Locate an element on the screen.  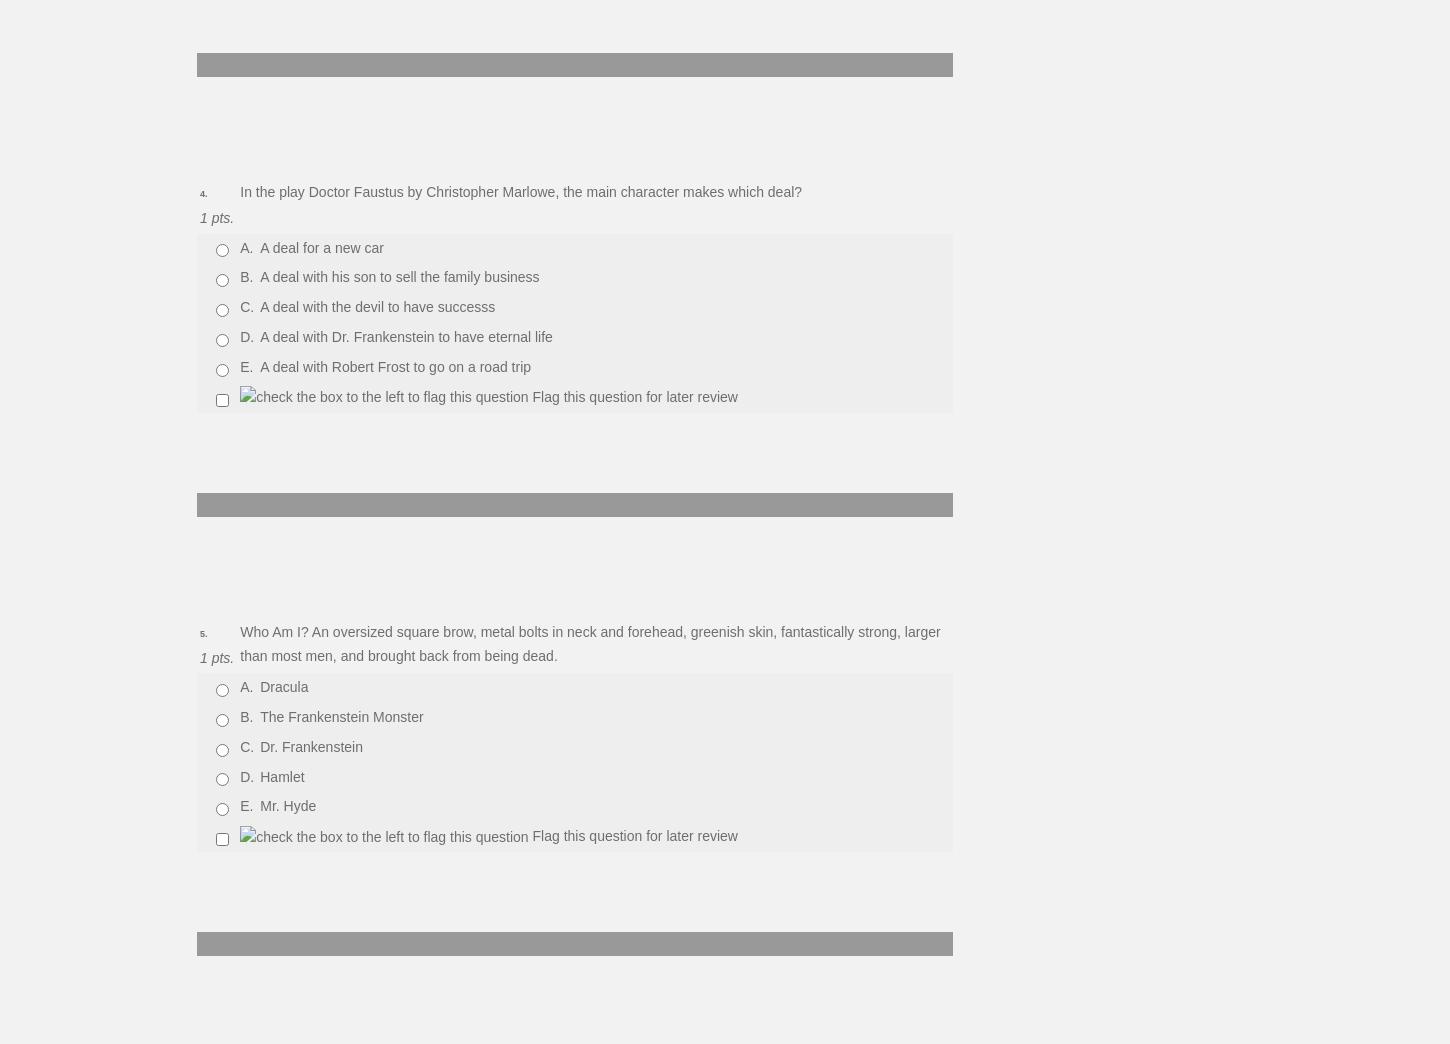
'The Frankenstein Monster' is located at coordinates (341, 716).